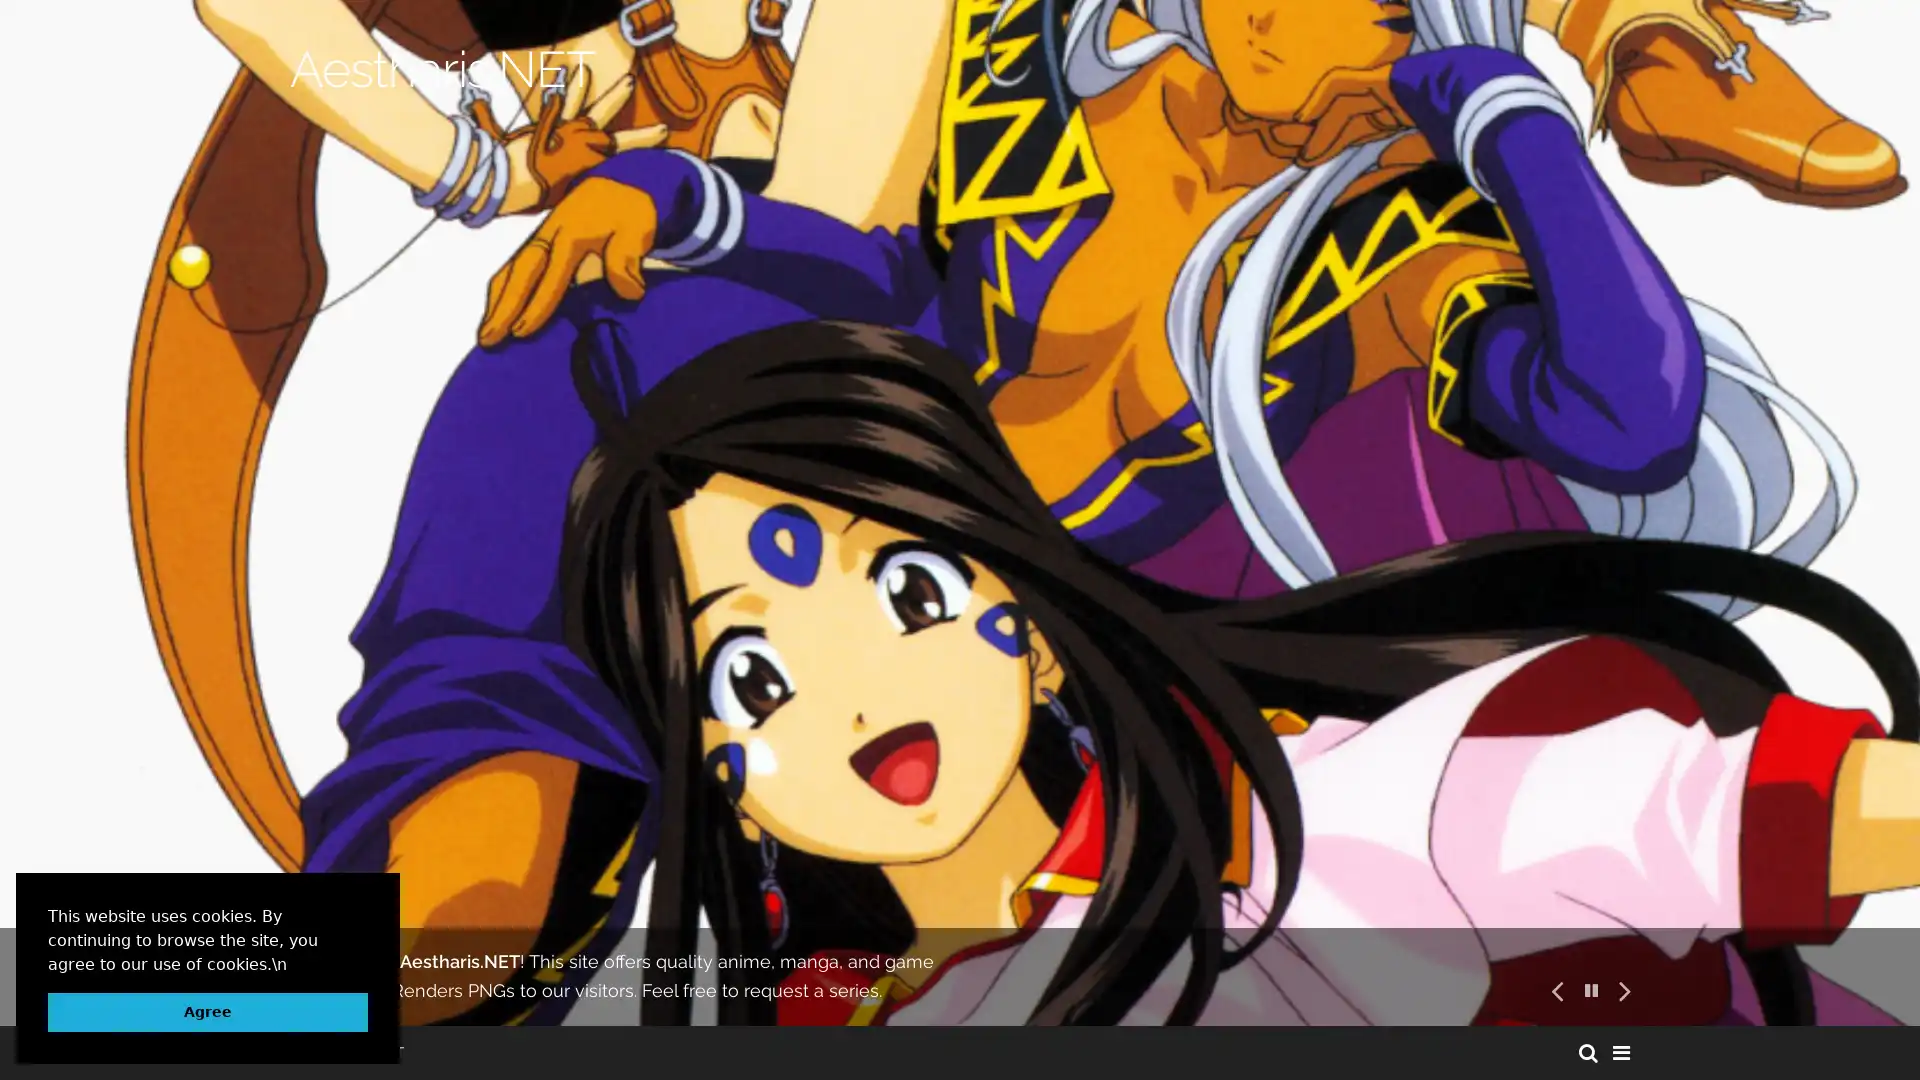  What do you see at coordinates (293, 964) in the screenshot?
I see `learn more about cookies` at bounding box center [293, 964].